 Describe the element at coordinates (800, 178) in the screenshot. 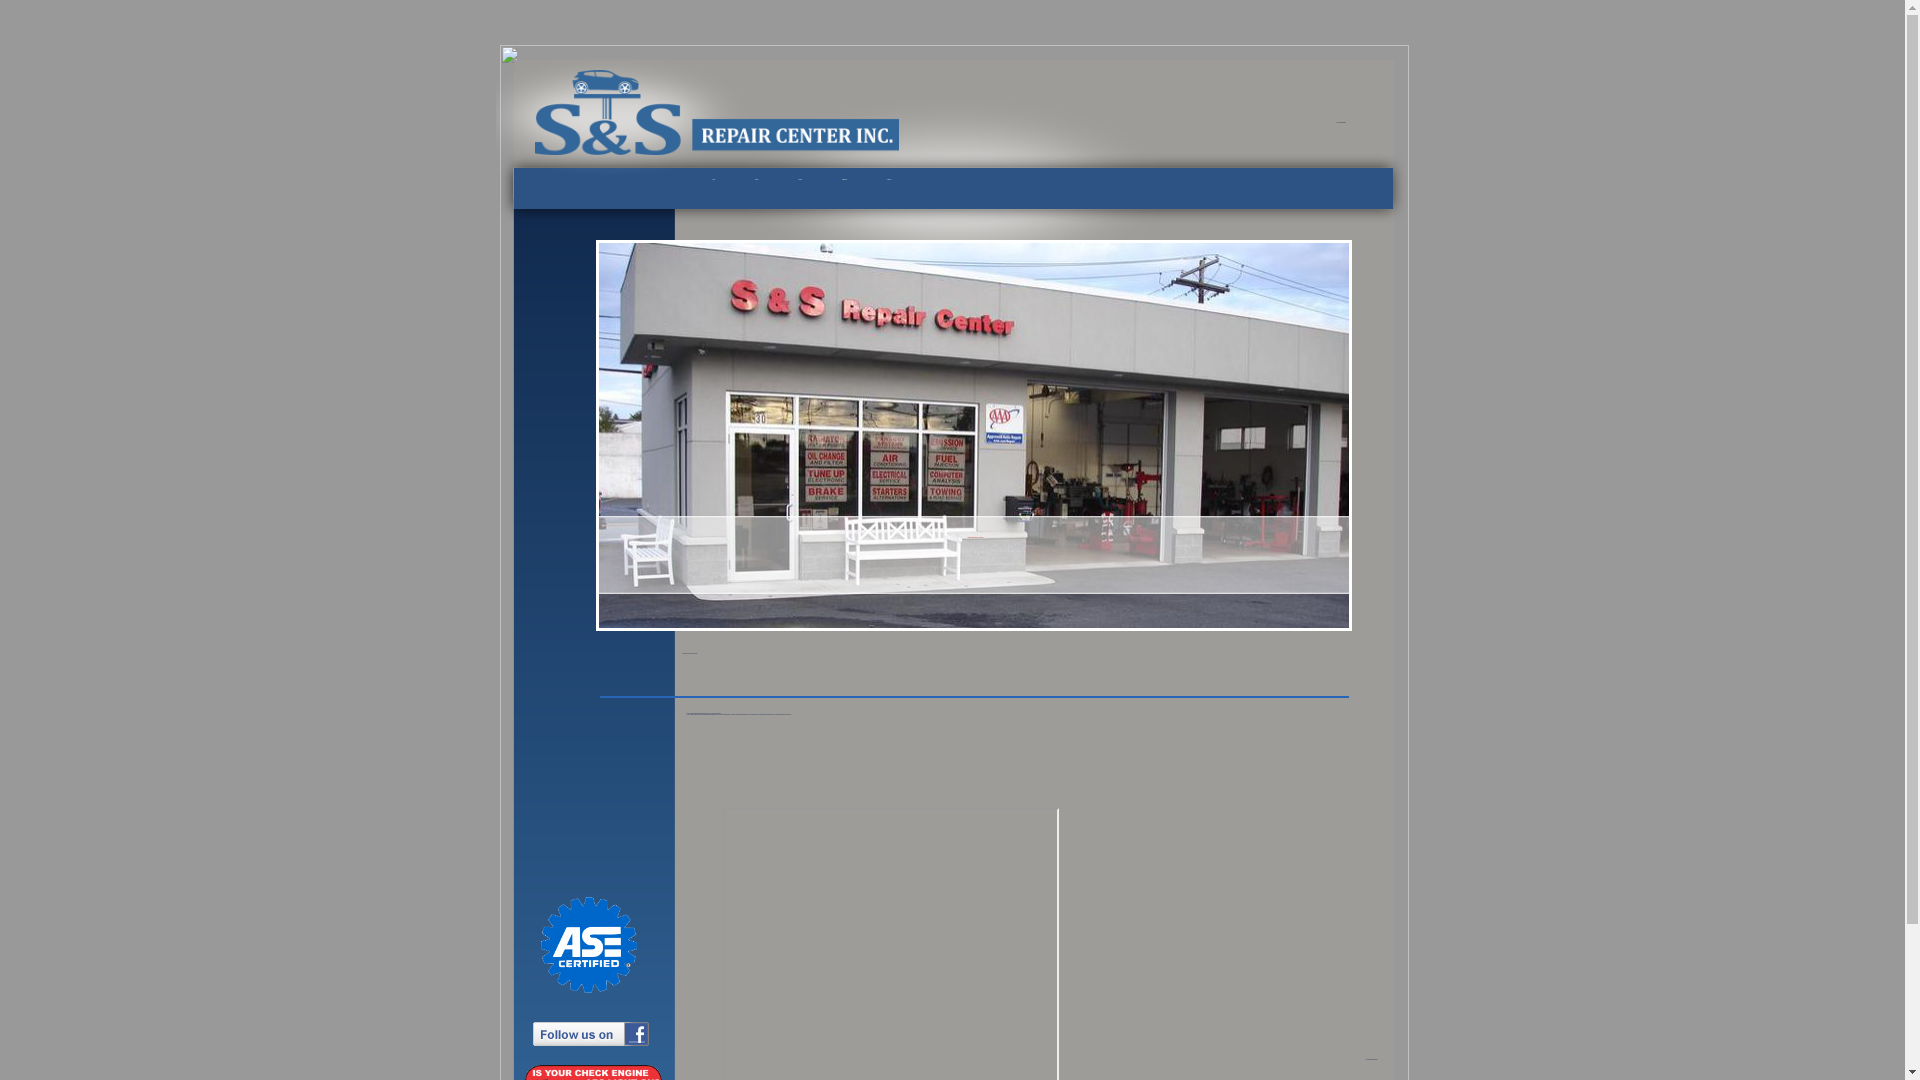

I see `'Coupons'` at that location.